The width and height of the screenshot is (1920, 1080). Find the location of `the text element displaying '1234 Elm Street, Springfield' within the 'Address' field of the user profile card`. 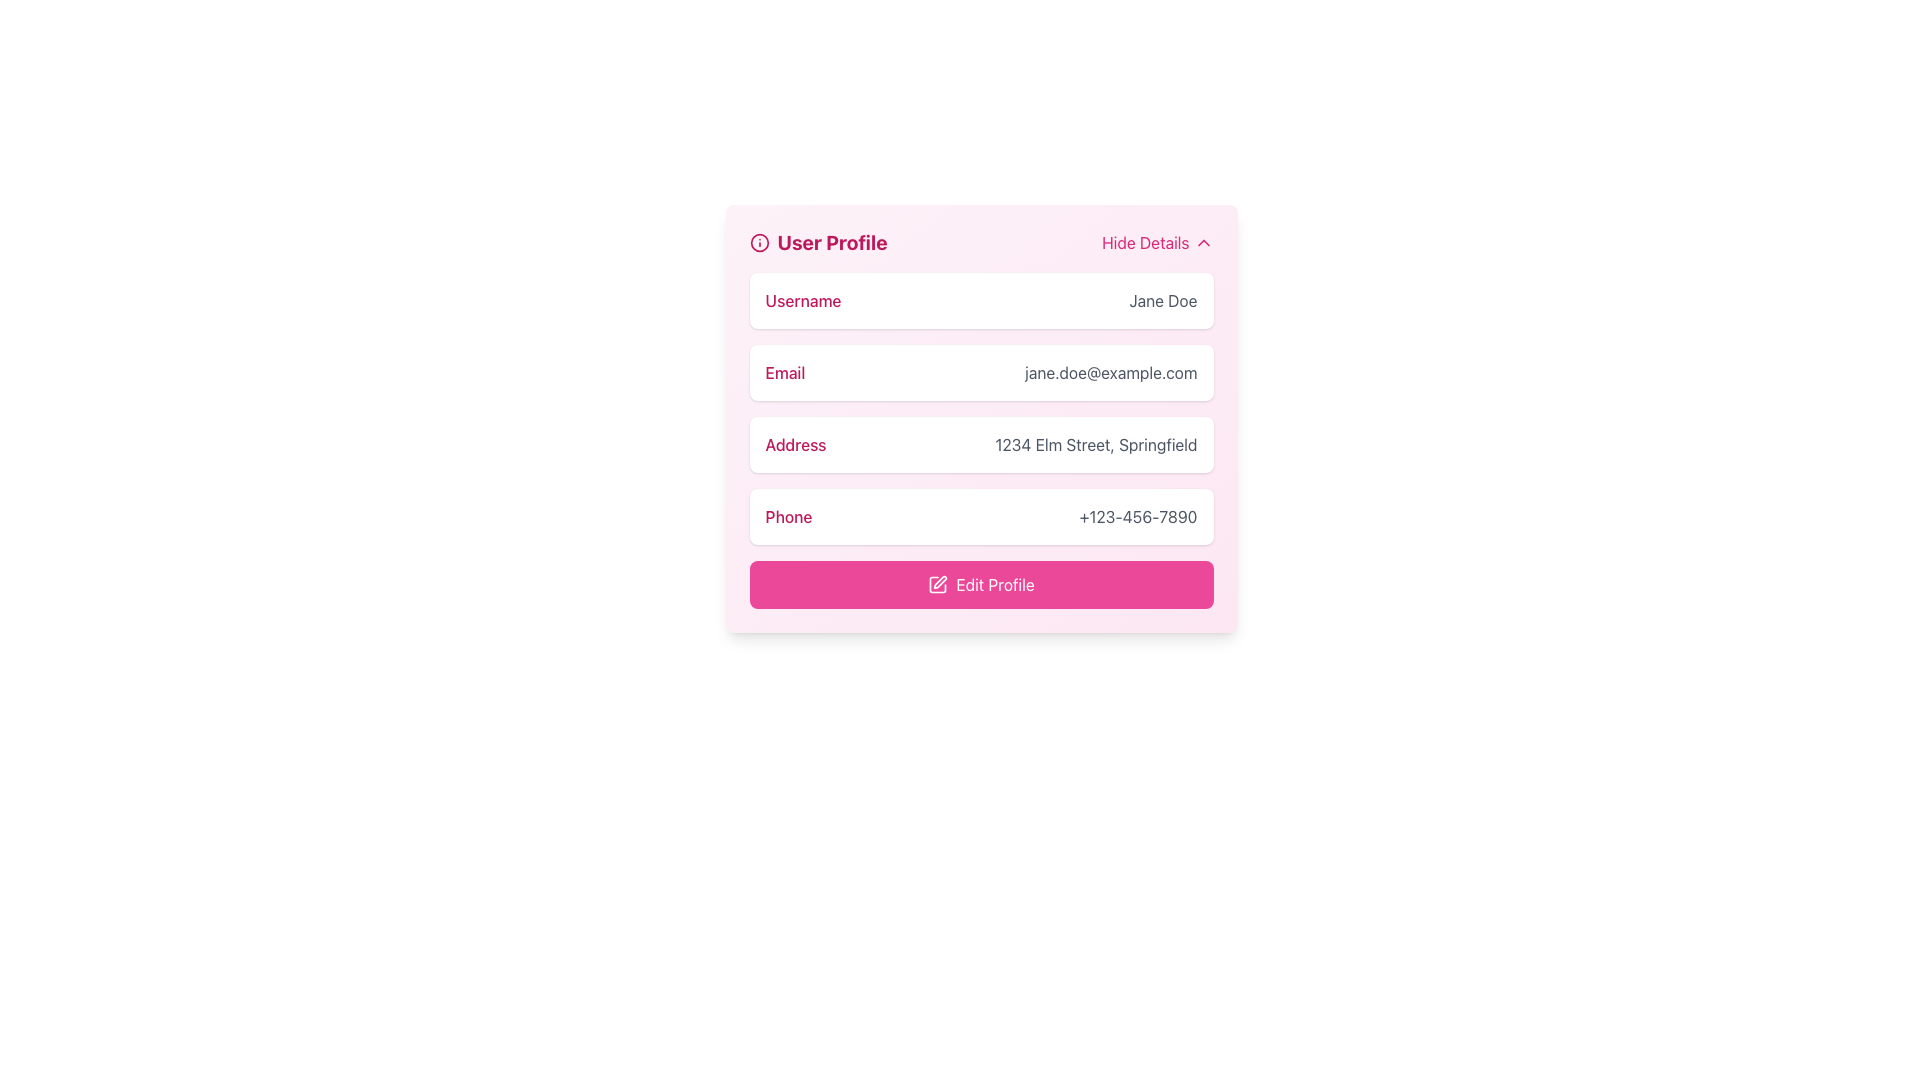

the text element displaying '1234 Elm Street, Springfield' within the 'Address' field of the user profile card is located at coordinates (1095, 443).